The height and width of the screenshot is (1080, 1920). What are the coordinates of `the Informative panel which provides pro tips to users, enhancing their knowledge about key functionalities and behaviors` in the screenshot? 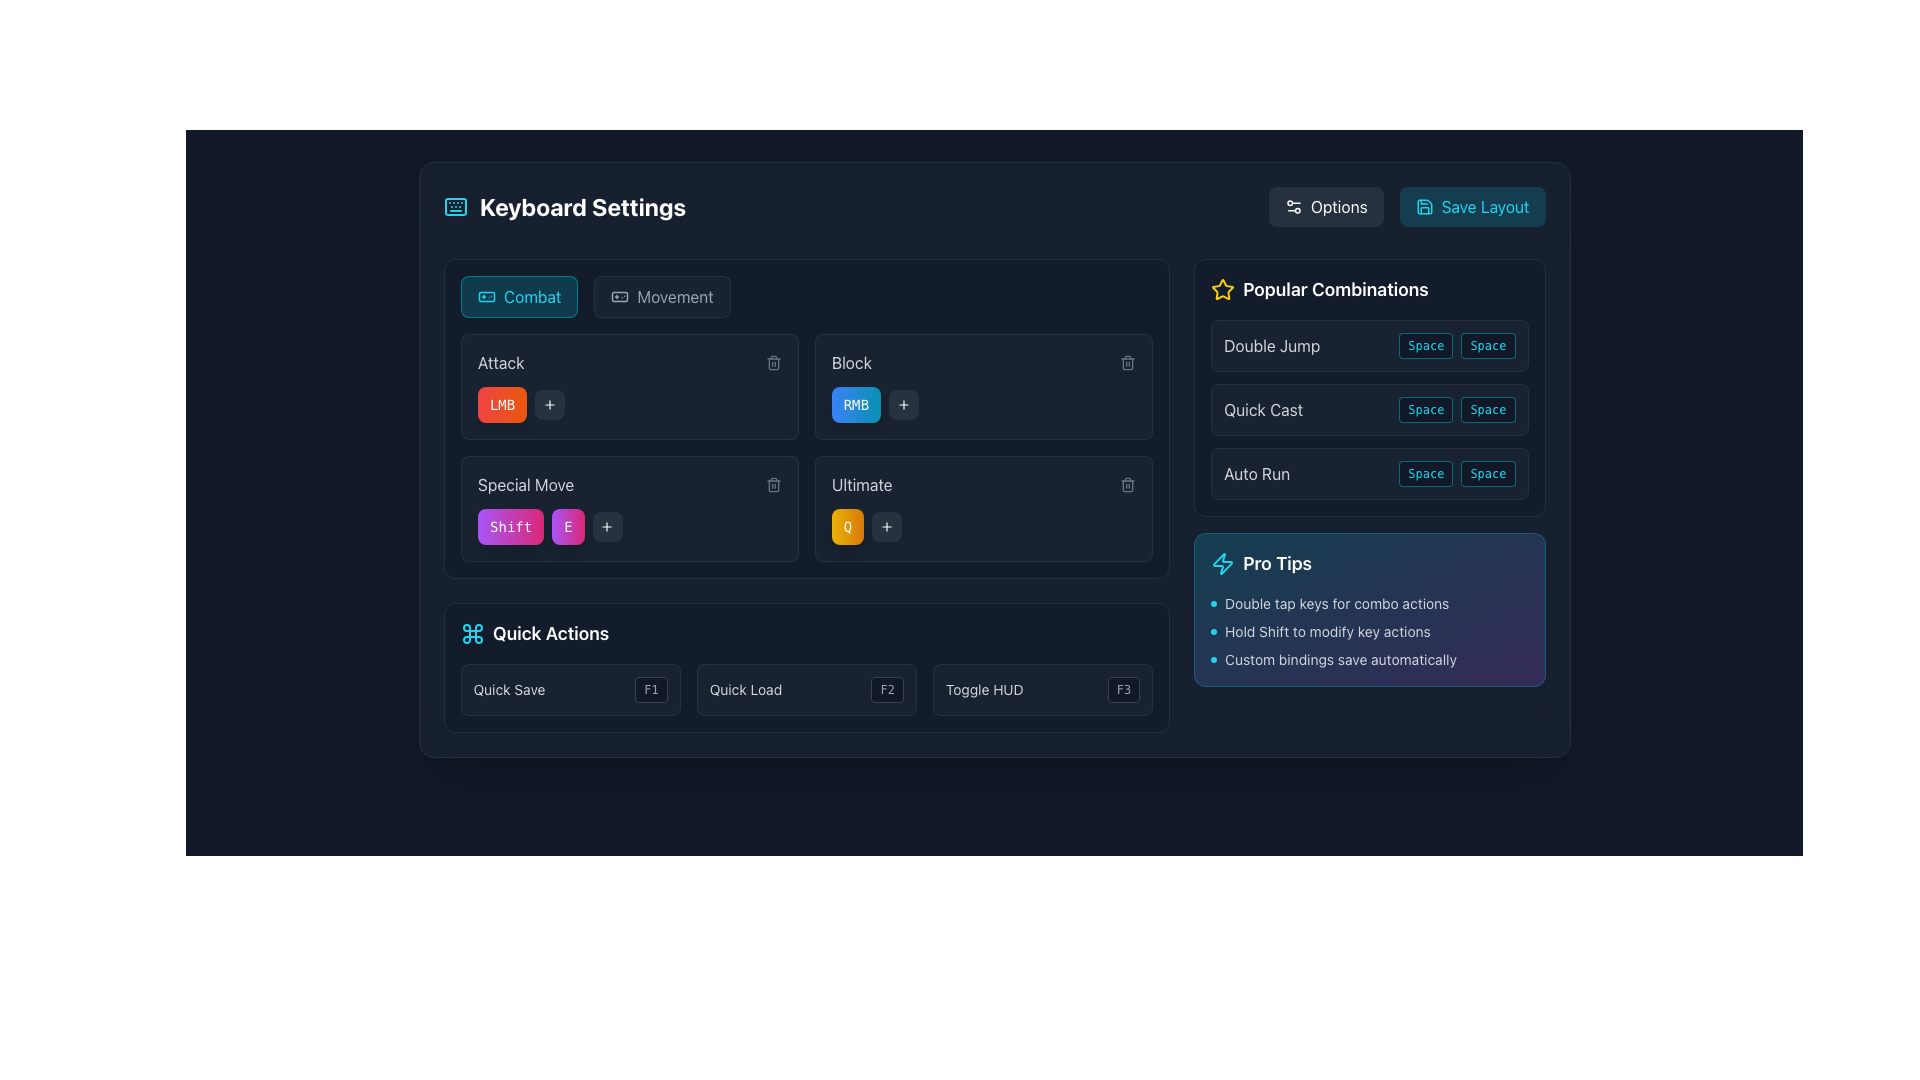 It's located at (1368, 608).